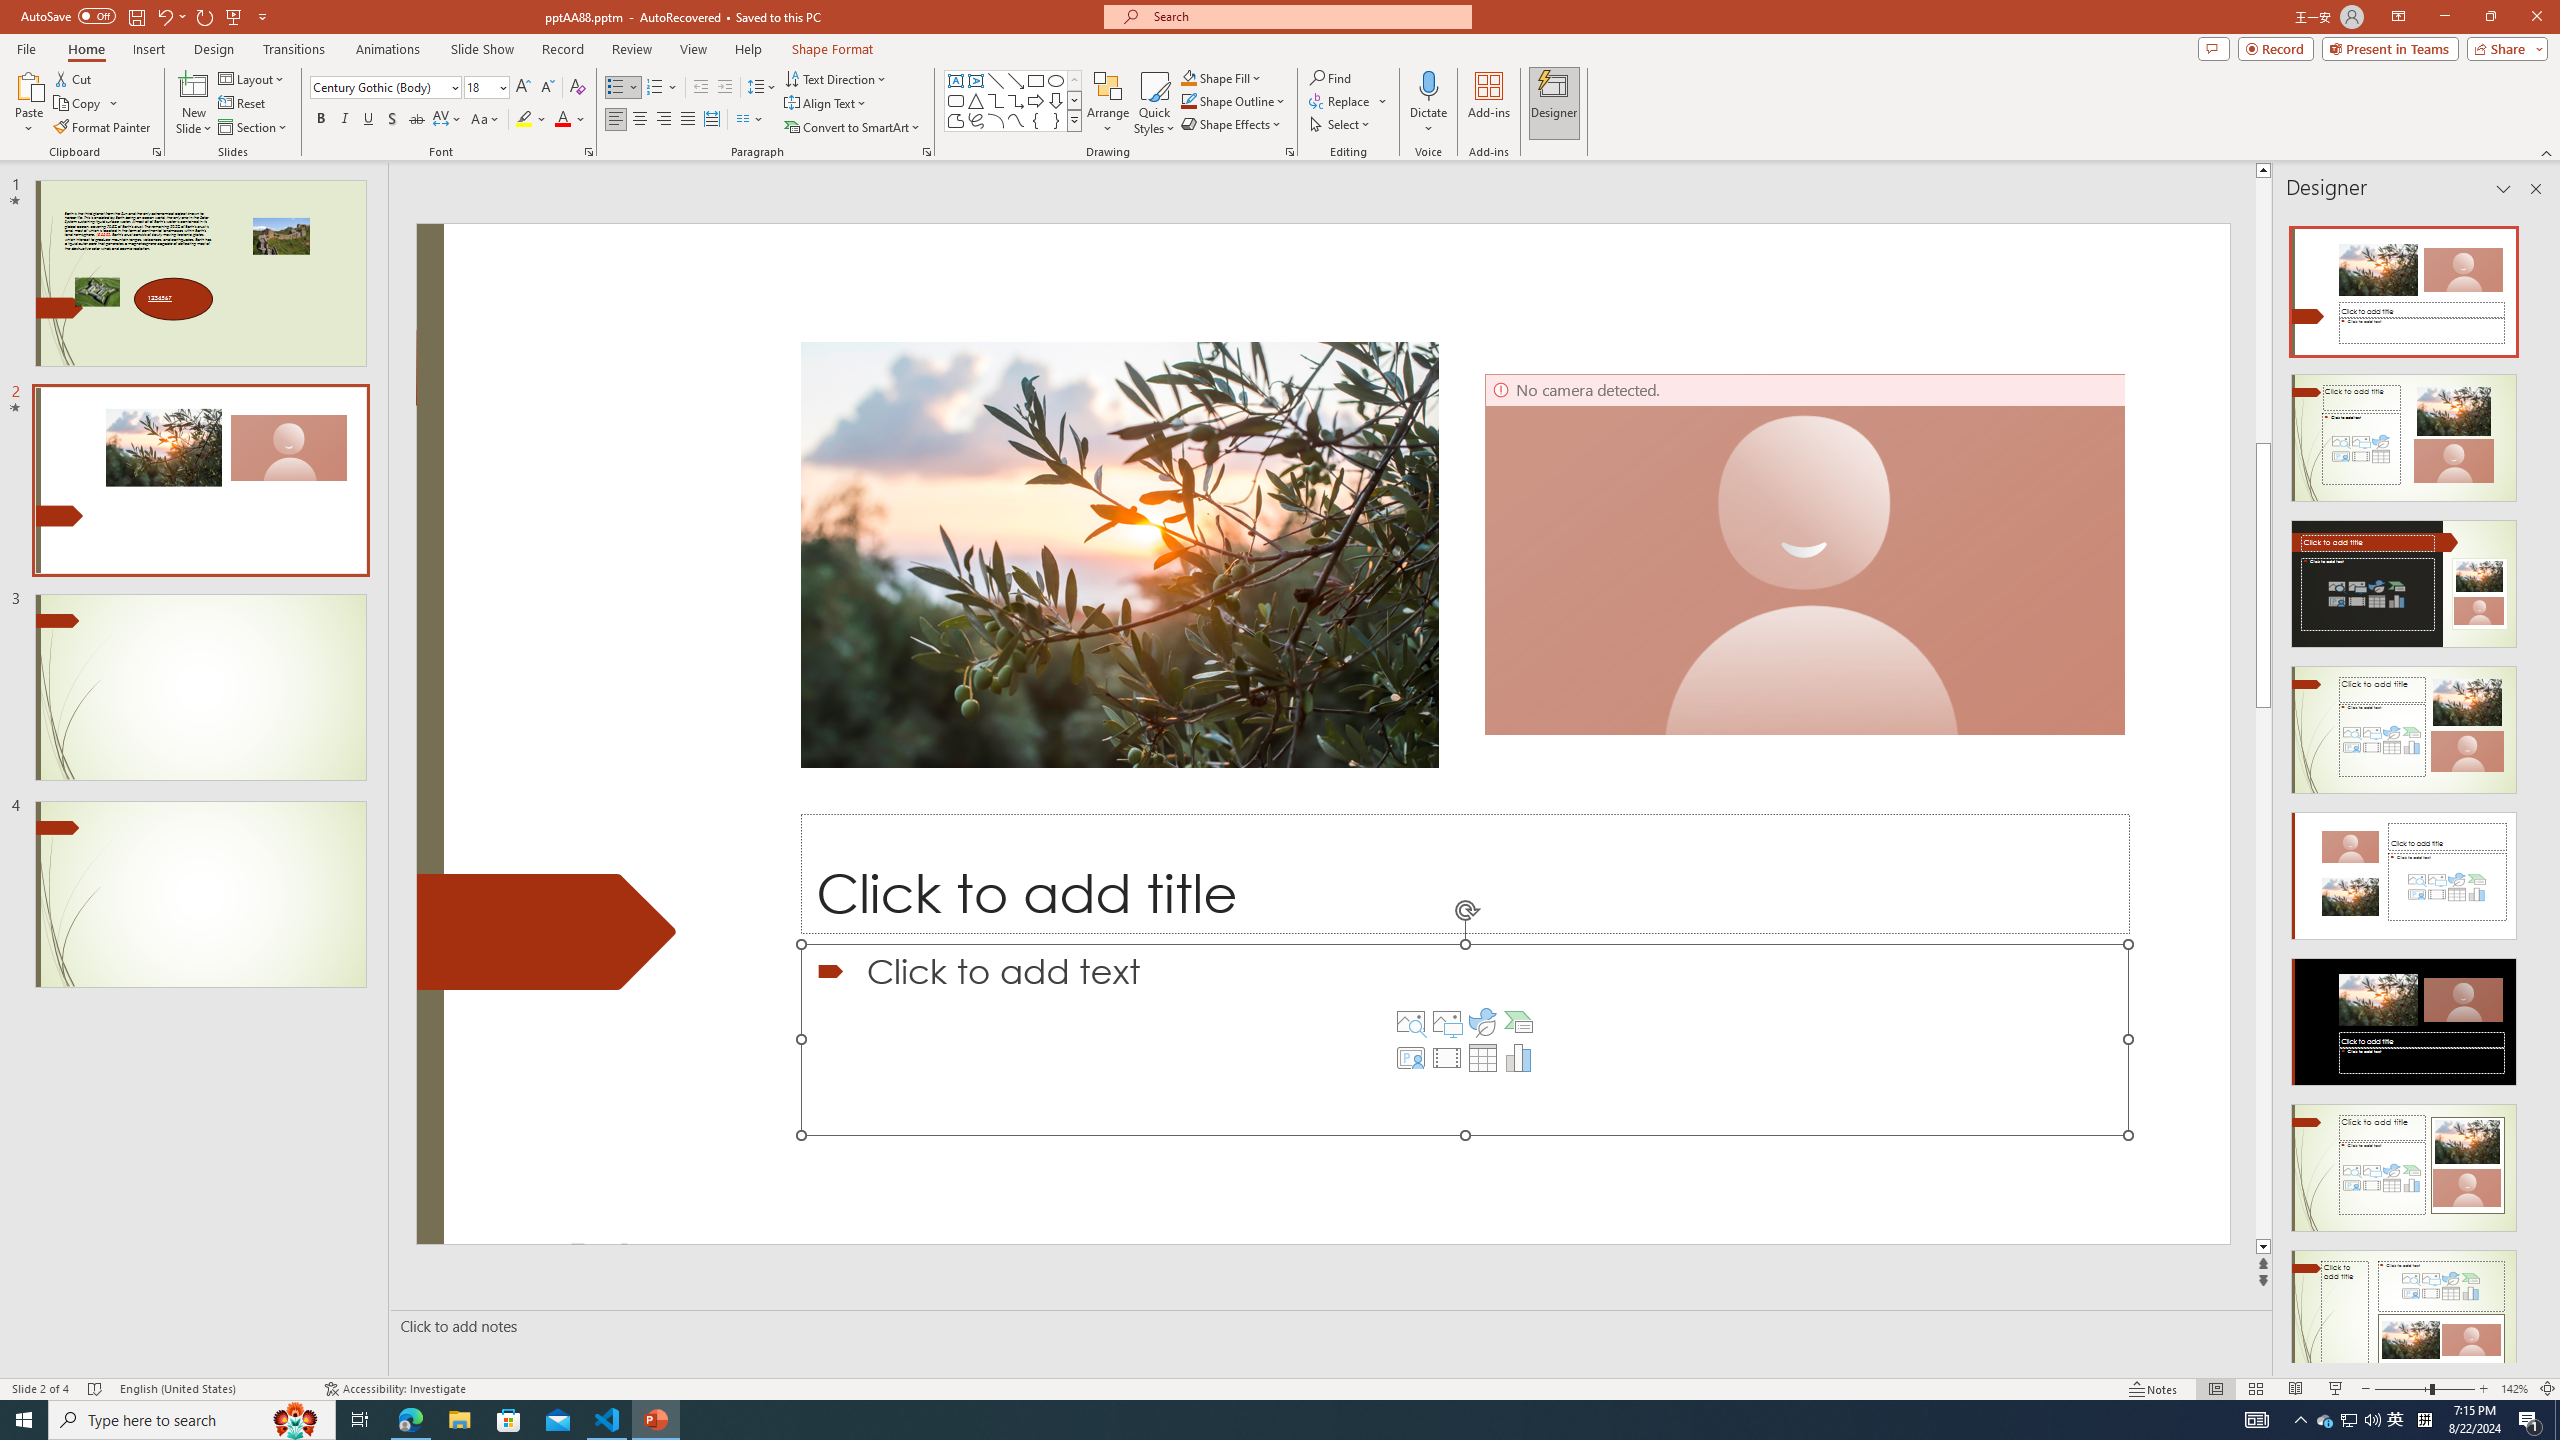 The width and height of the screenshot is (2560, 1440). What do you see at coordinates (1349, 99) in the screenshot?
I see `'Replace...'` at bounding box center [1349, 99].